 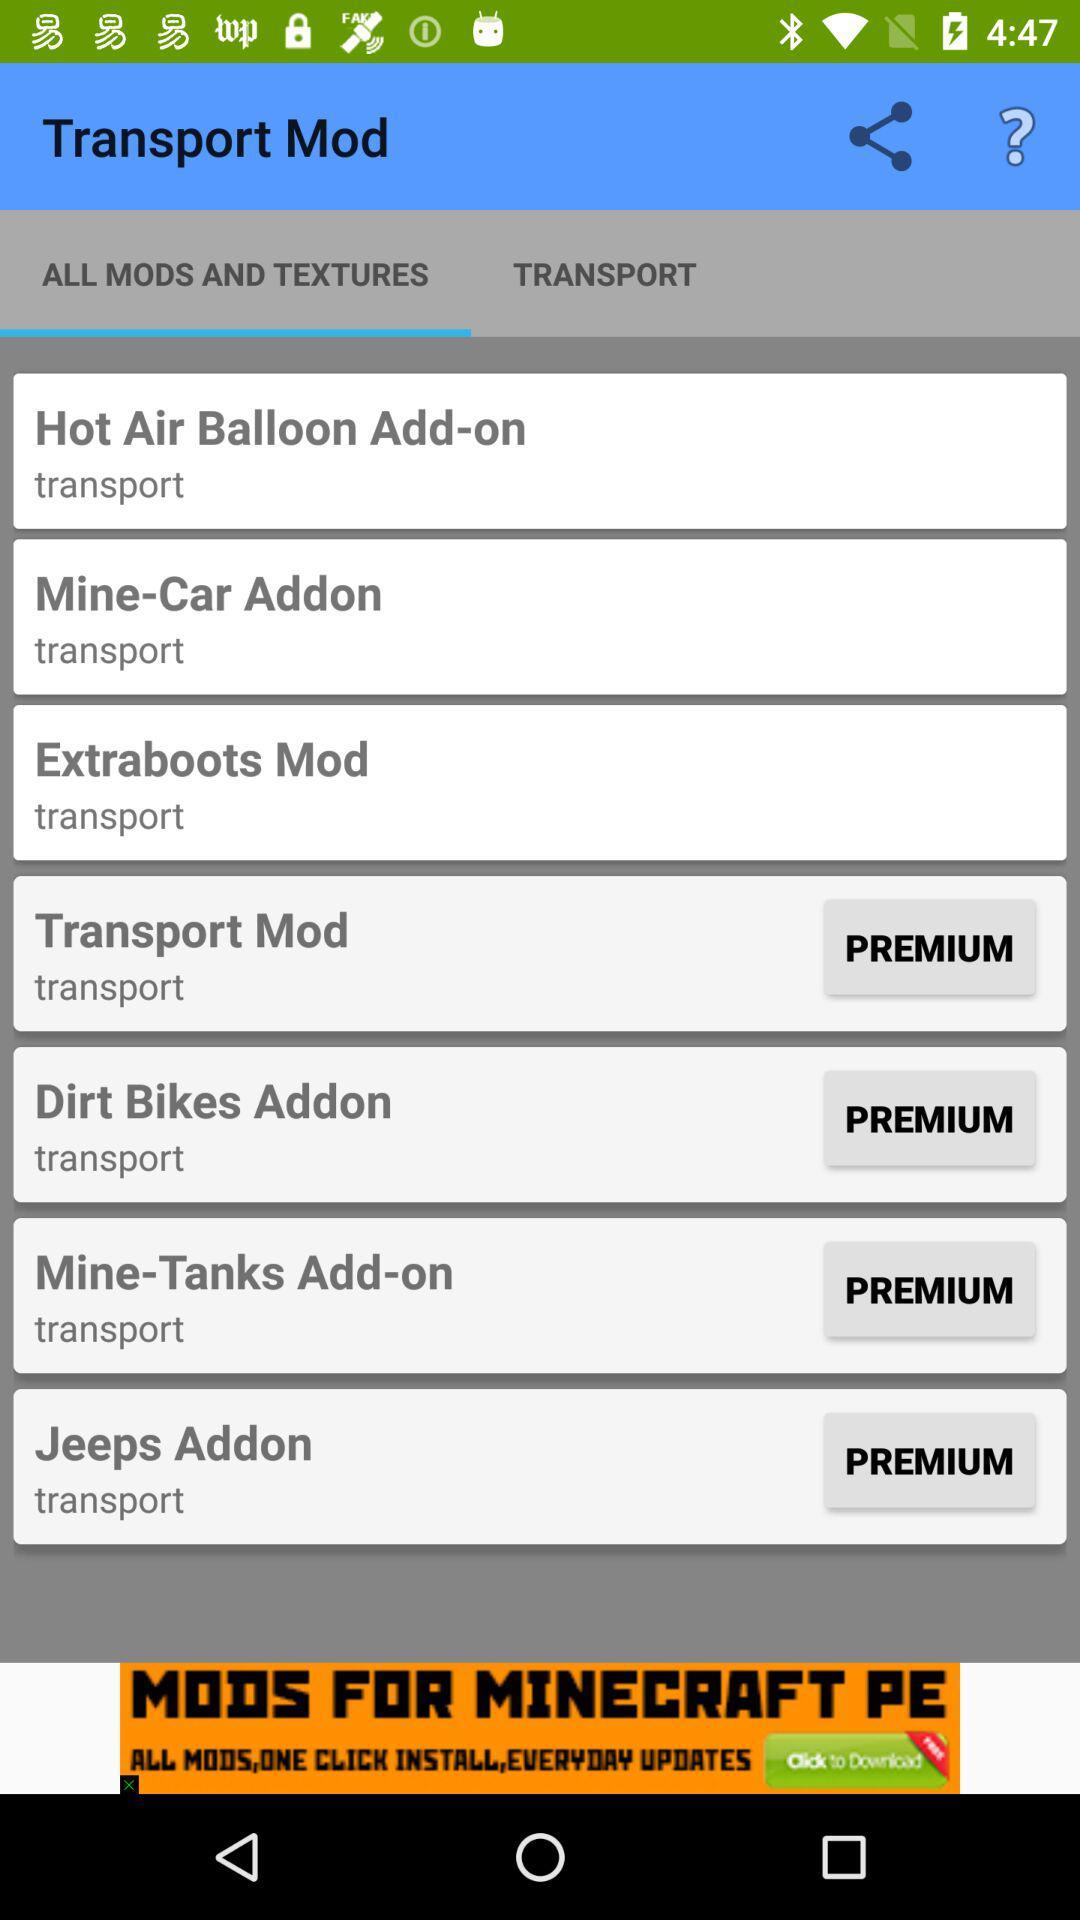 What do you see at coordinates (540, 591) in the screenshot?
I see `the item below the transport item` at bounding box center [540, 591].